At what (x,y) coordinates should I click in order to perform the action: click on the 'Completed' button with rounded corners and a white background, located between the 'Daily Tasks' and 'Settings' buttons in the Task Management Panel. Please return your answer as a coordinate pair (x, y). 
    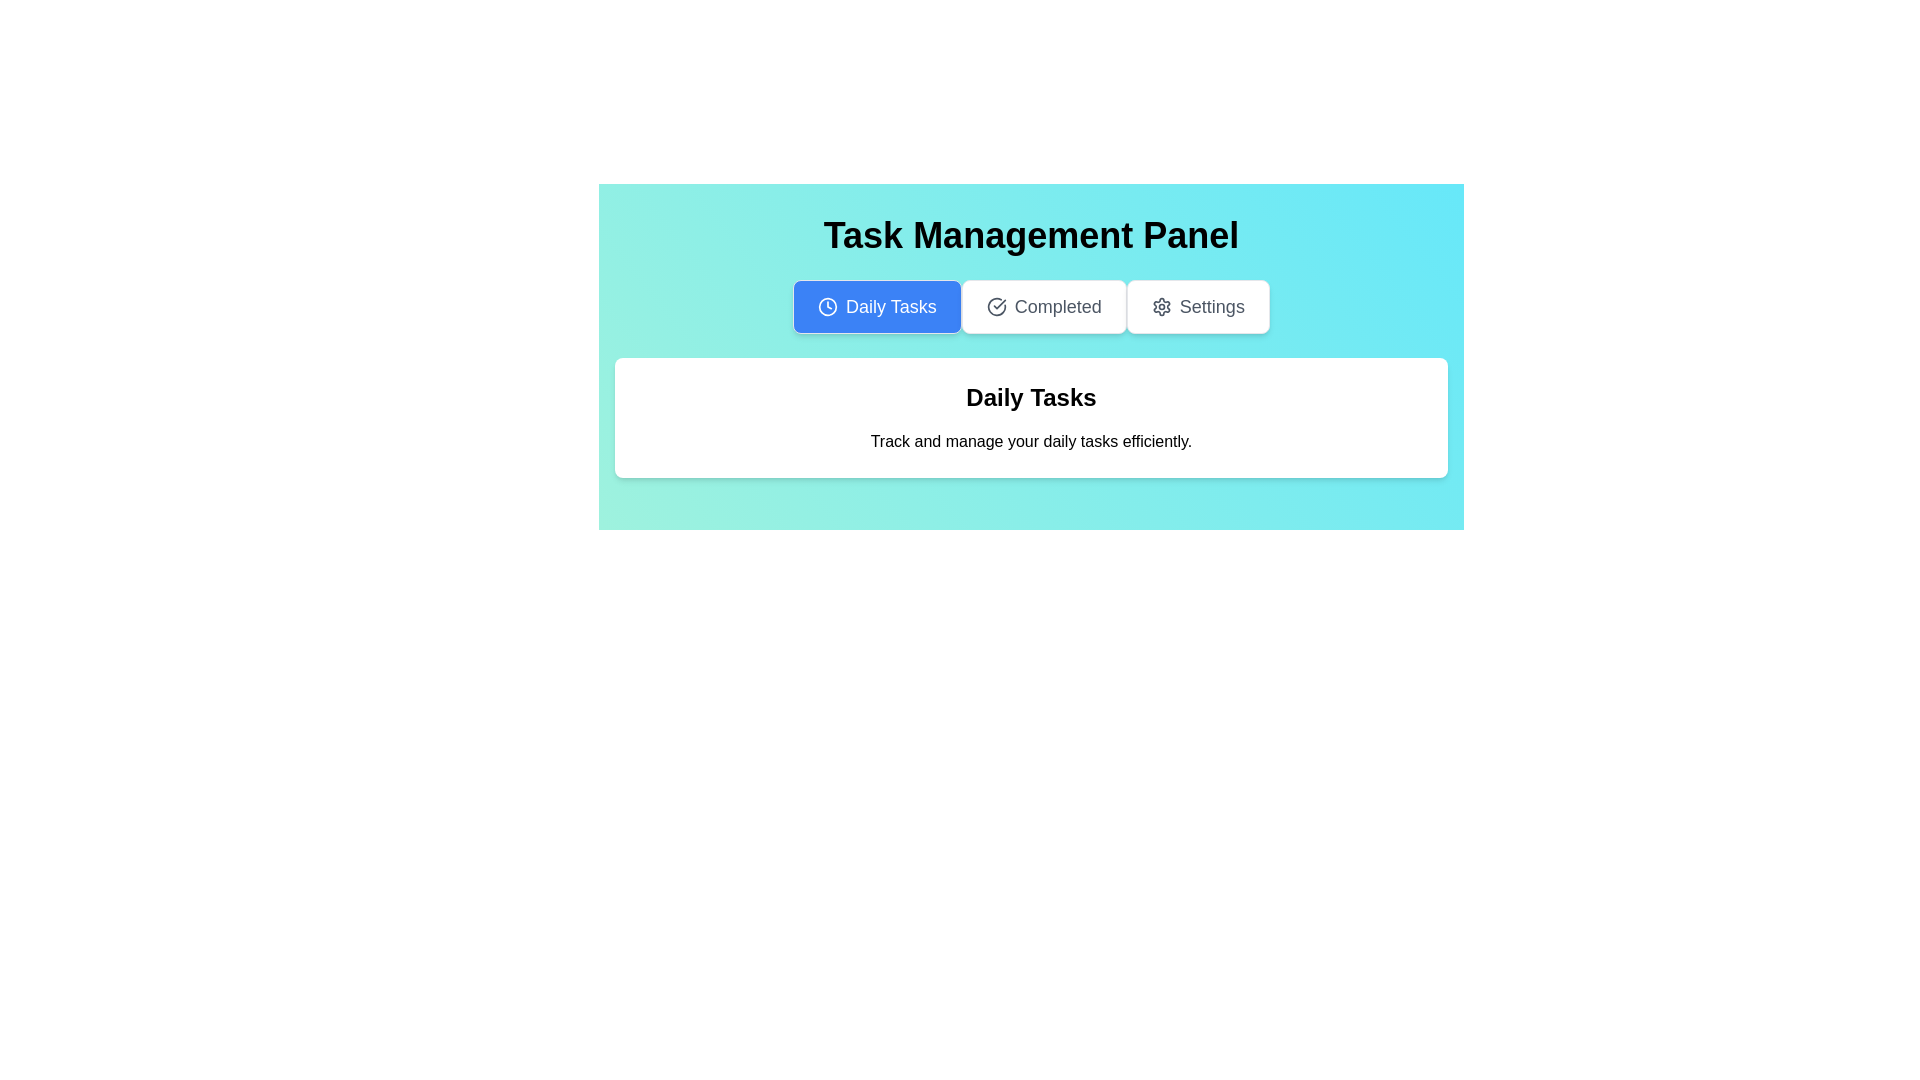
    Looking at the image, I should click on (1042, 307).